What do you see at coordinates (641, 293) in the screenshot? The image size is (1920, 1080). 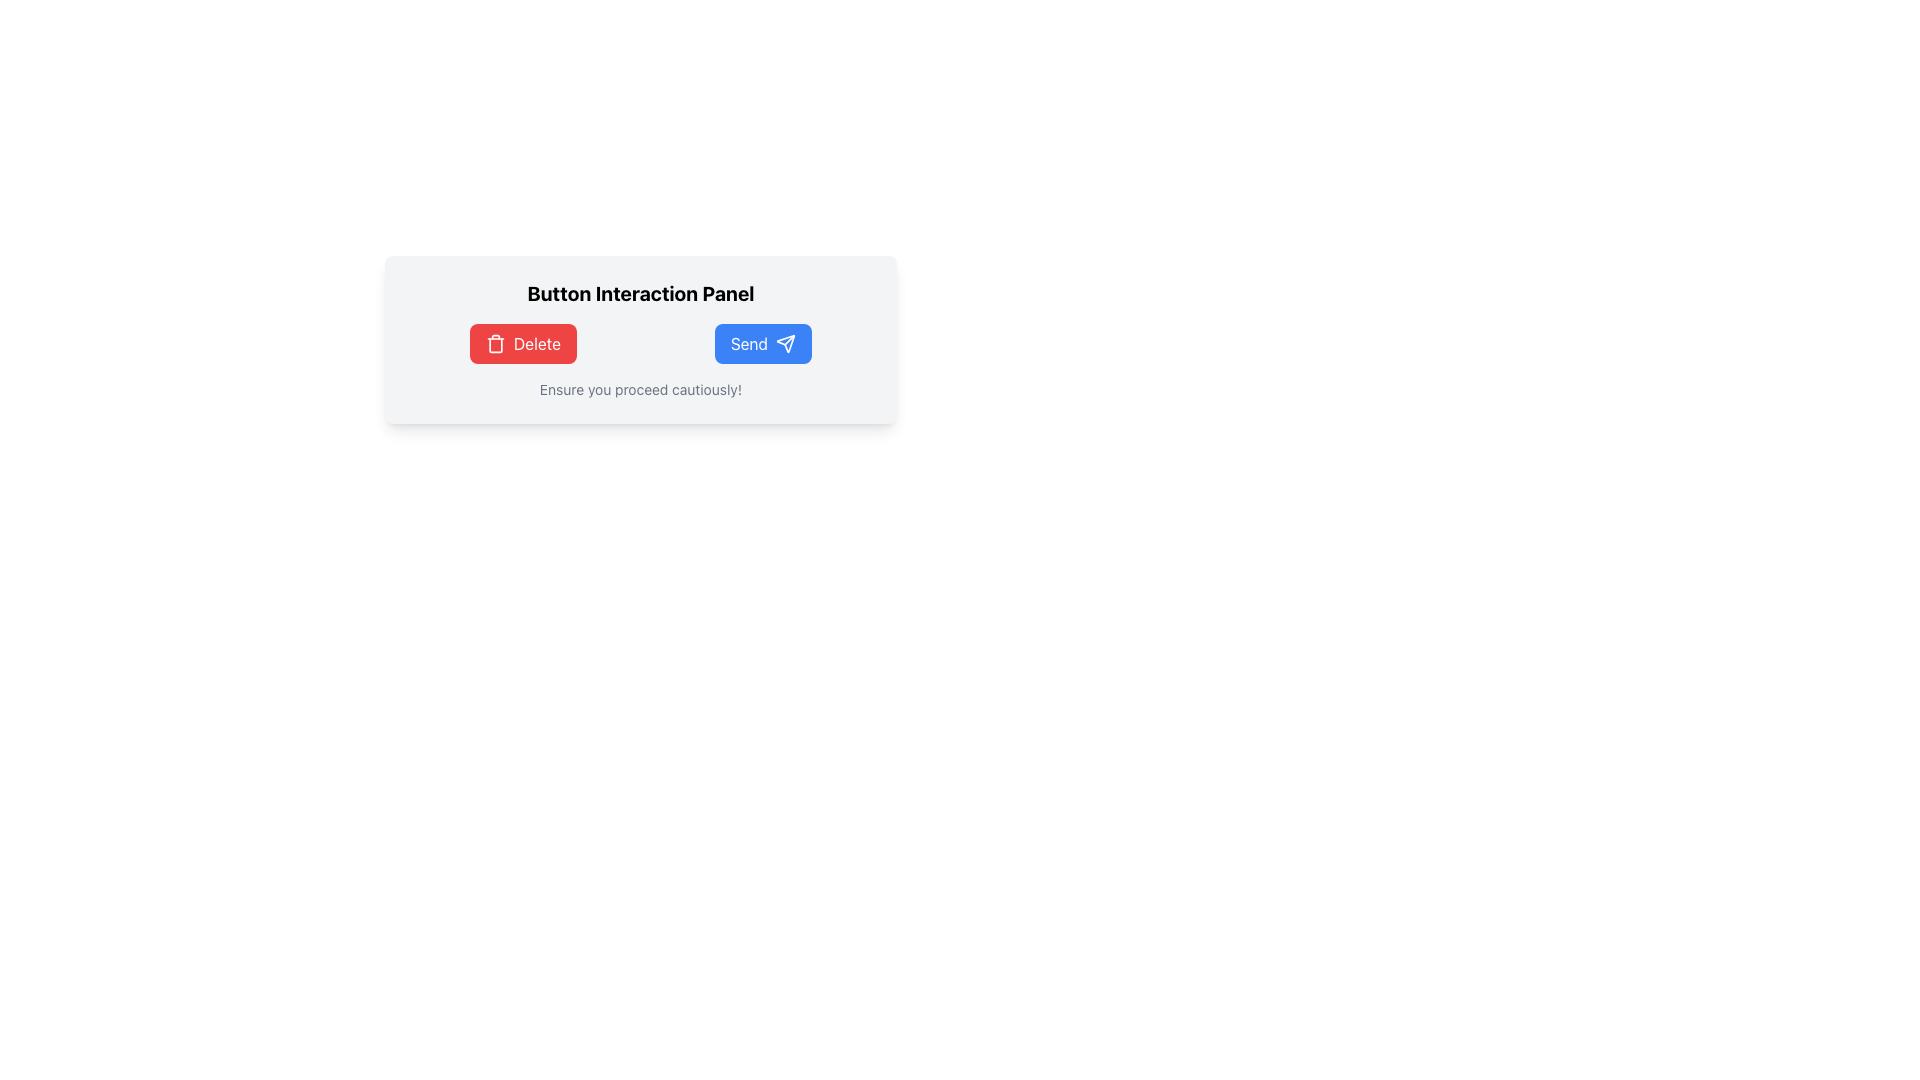 I see `the bold, centered text element displaying 'Button Interaction Panel', which serves as a title above the 'Delete' and 'Send' buttons` at bounding box center [641, 293].